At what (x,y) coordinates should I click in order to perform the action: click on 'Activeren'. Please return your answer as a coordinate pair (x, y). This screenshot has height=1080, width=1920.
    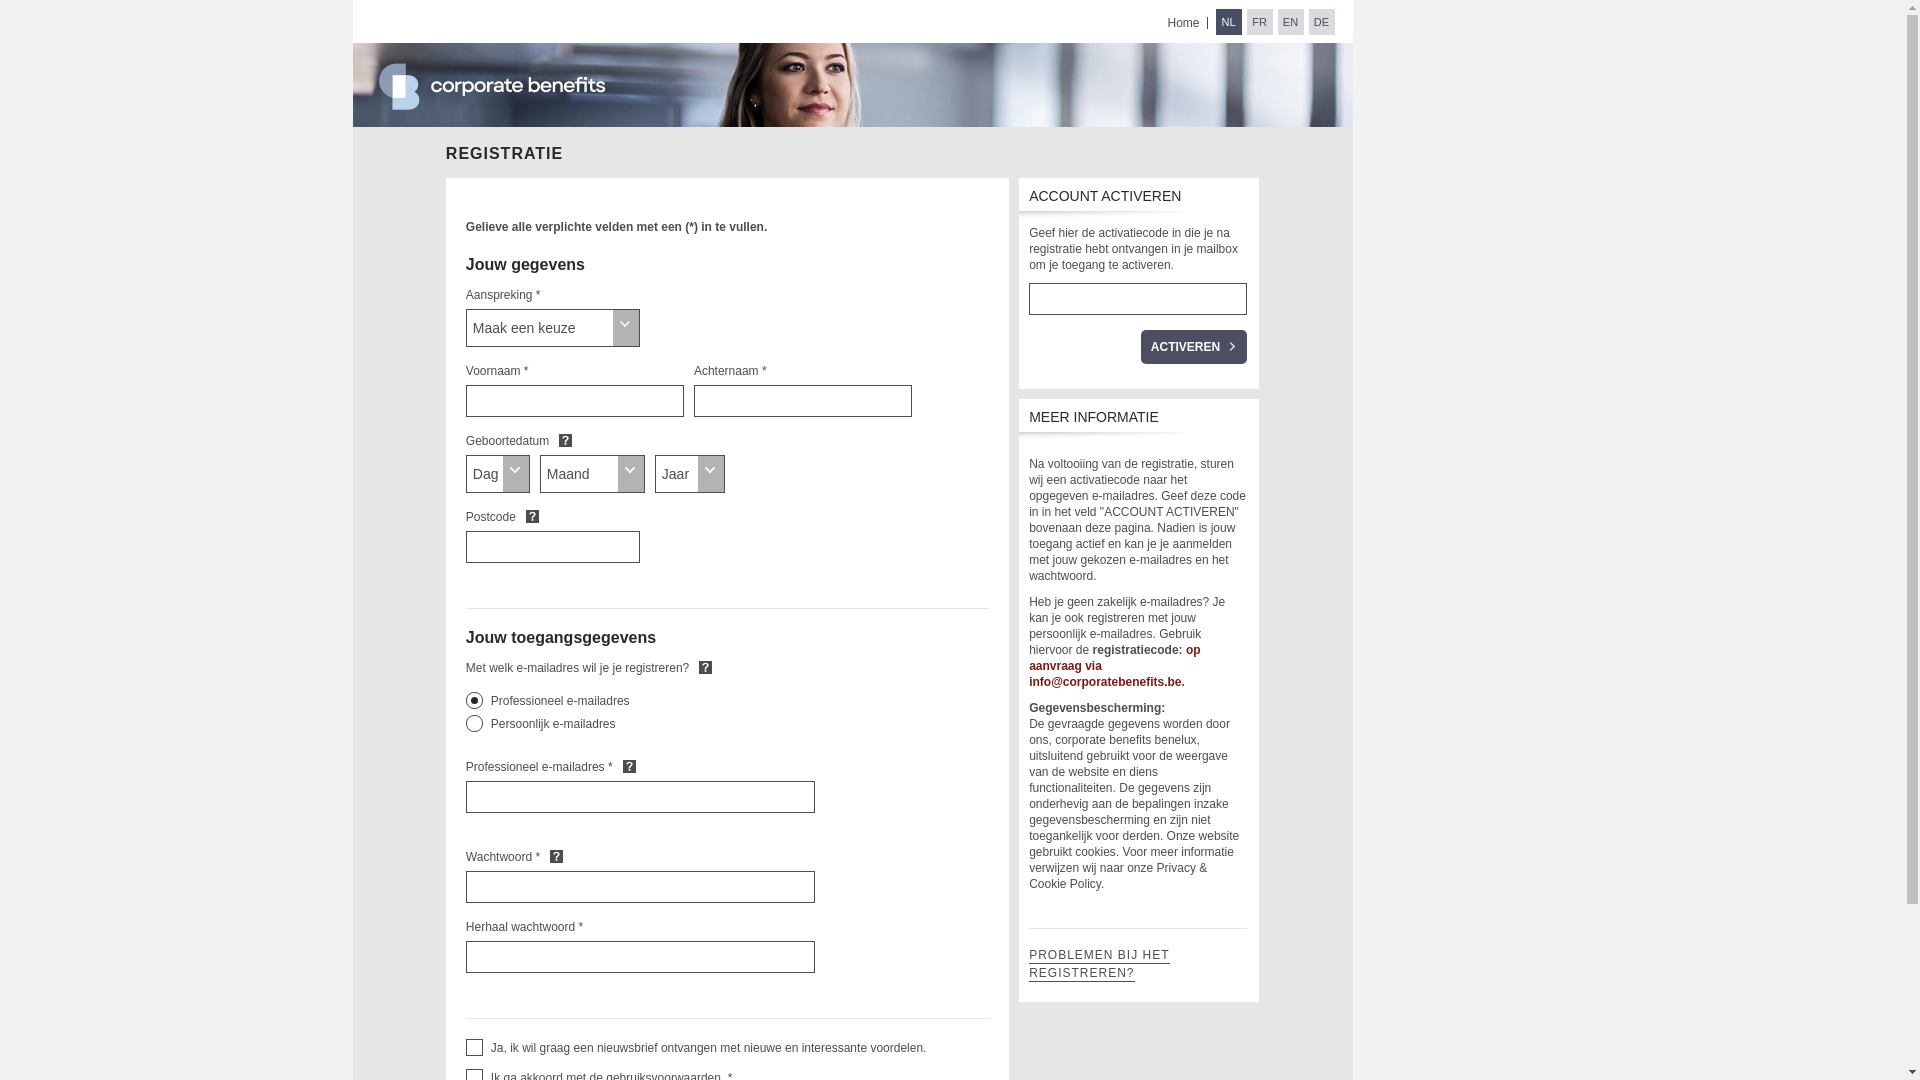
    Looking at the image, I should click on (1141, 346).